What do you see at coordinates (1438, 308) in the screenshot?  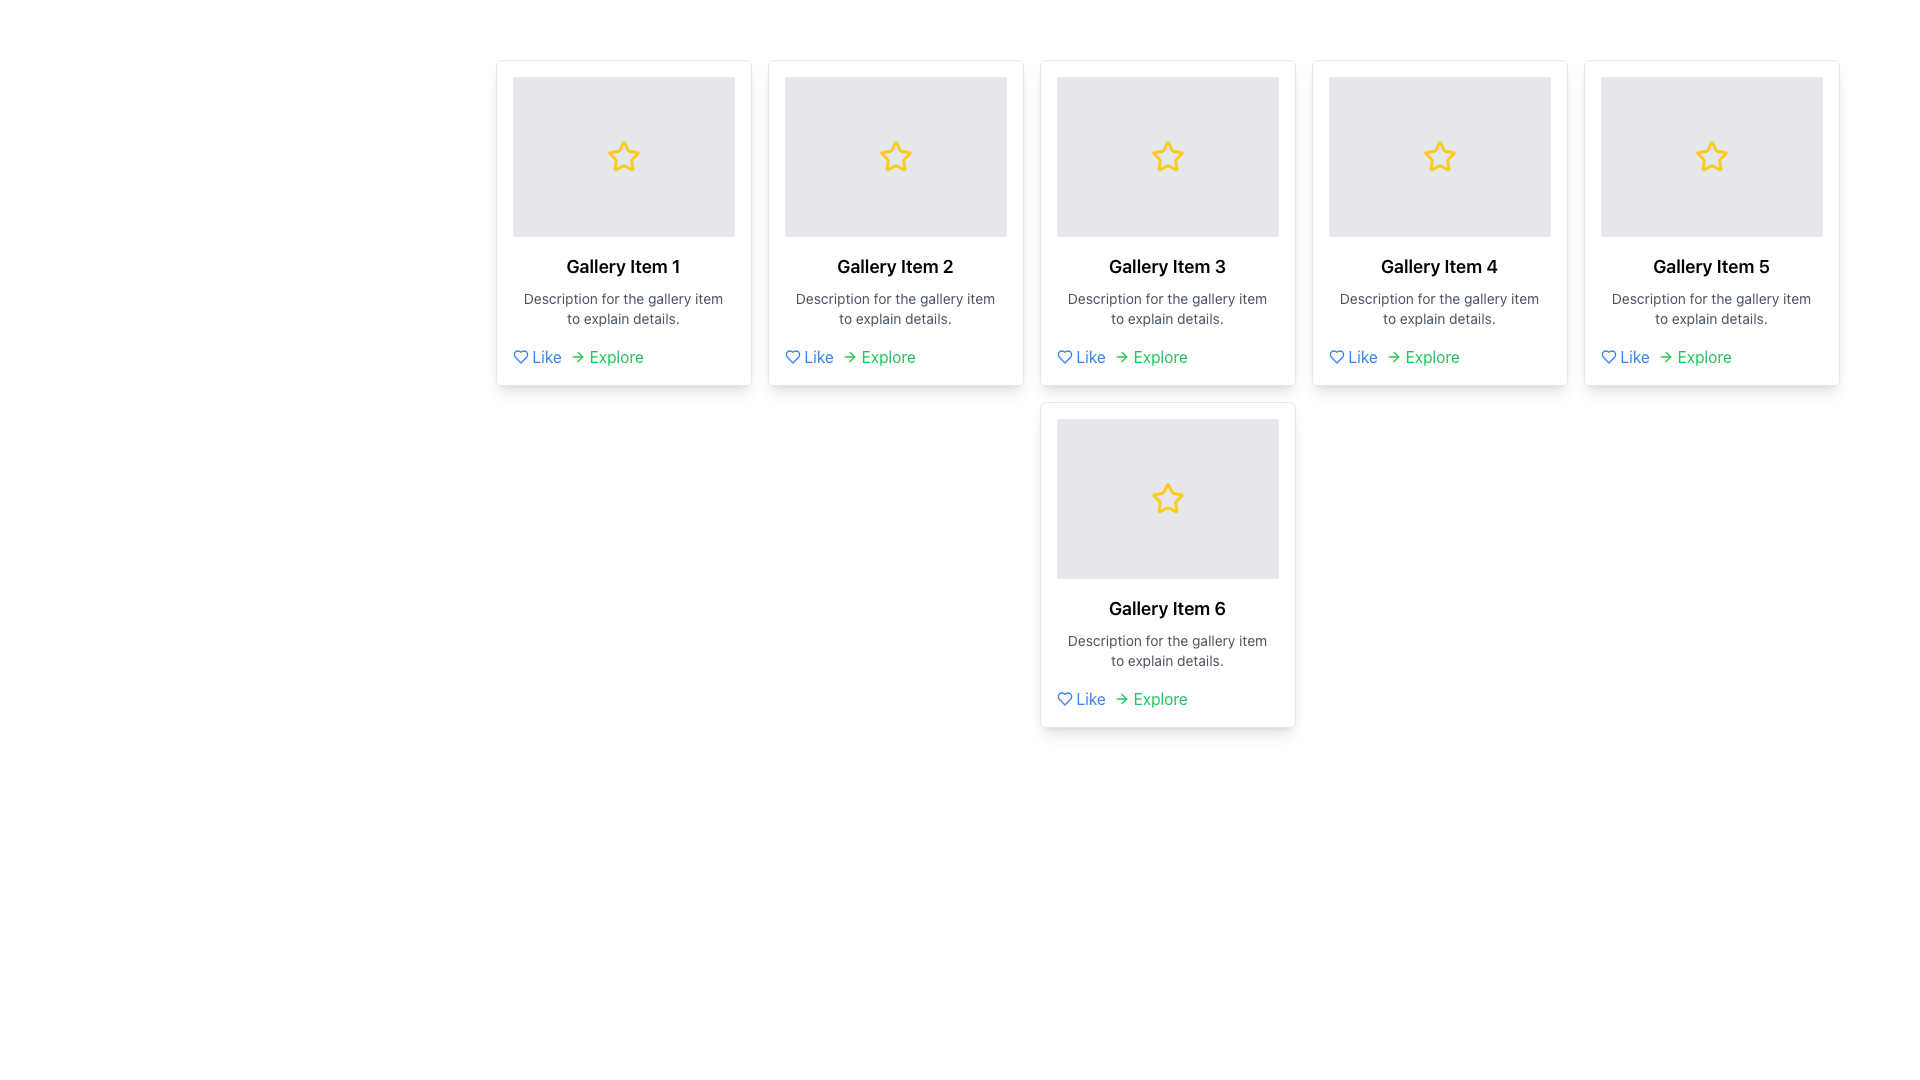 I see `the text element that provides additional information about 'Gallery Item 4'` at bounding box center [1438, 308].